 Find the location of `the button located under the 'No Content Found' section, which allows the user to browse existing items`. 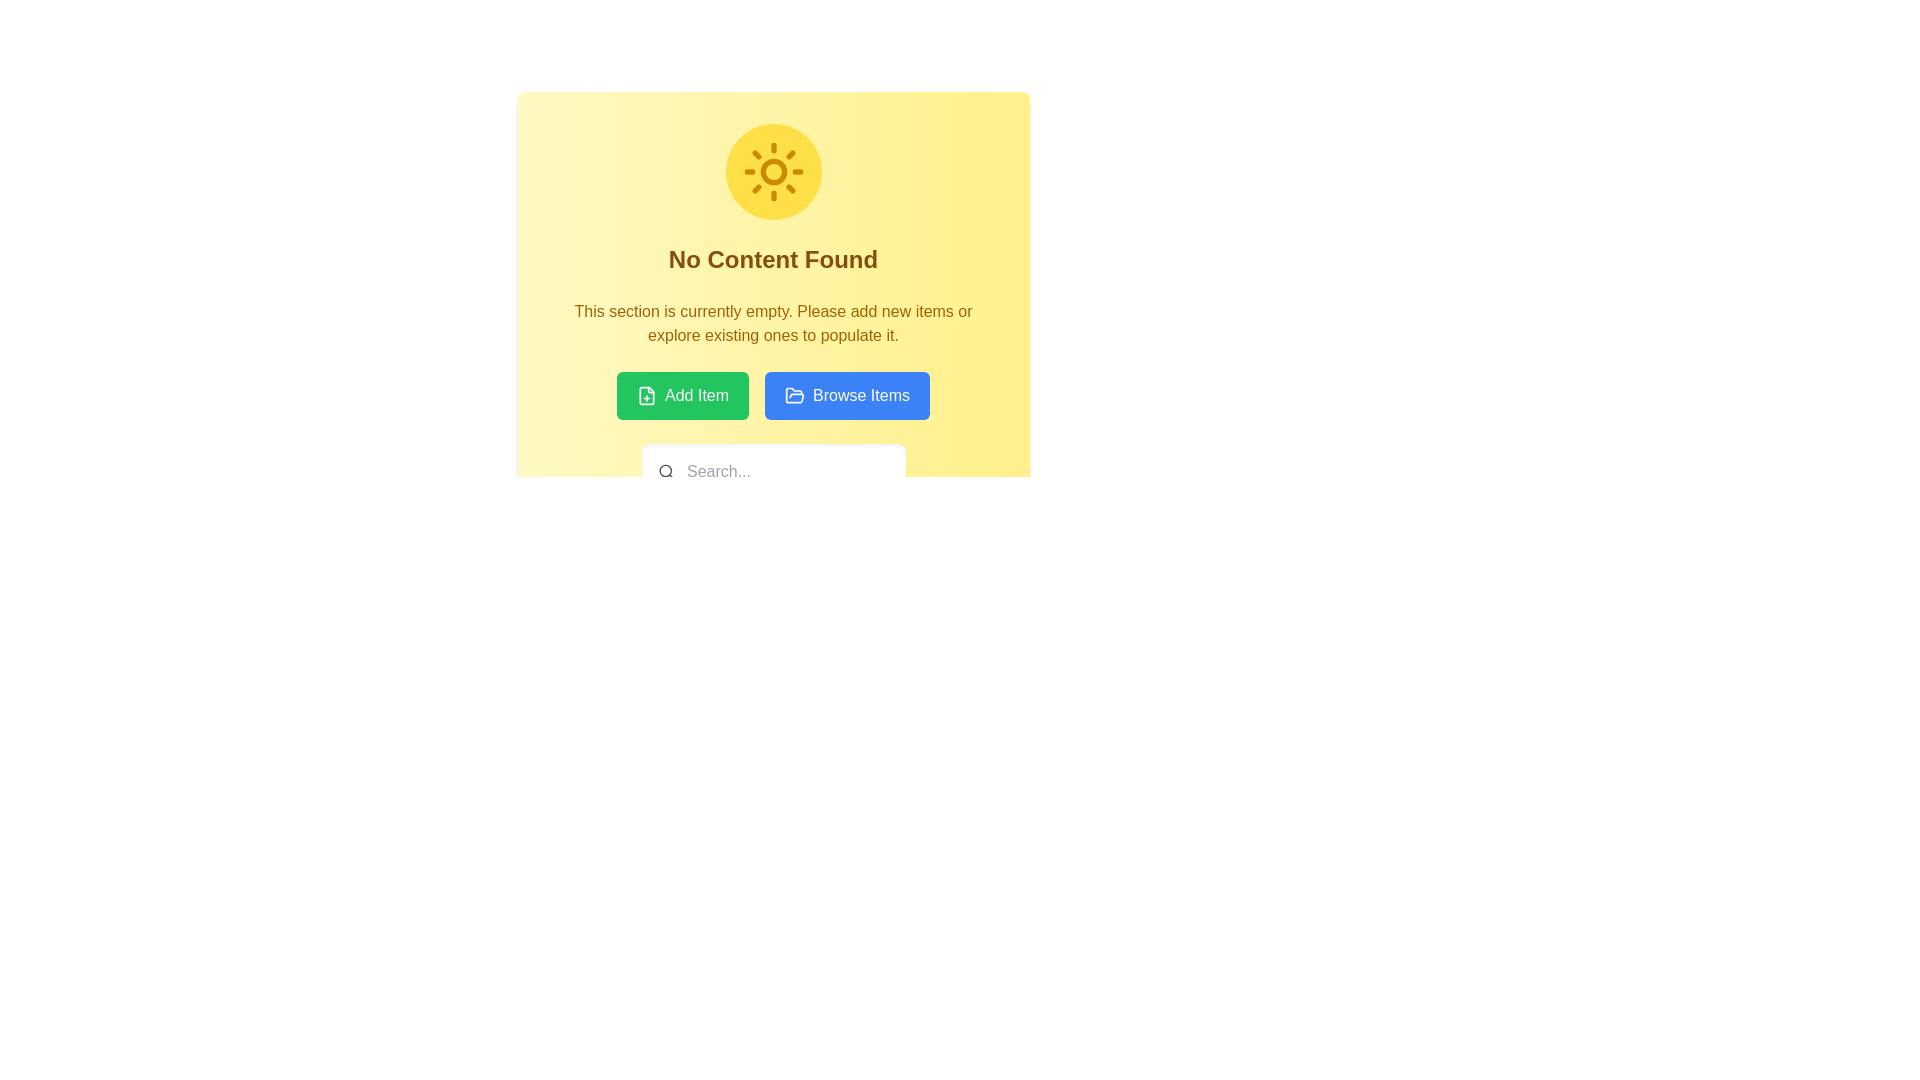

the button located under the 'No Content Found' section, which allows the user to browse existing items is located at coordinates (847, 396).